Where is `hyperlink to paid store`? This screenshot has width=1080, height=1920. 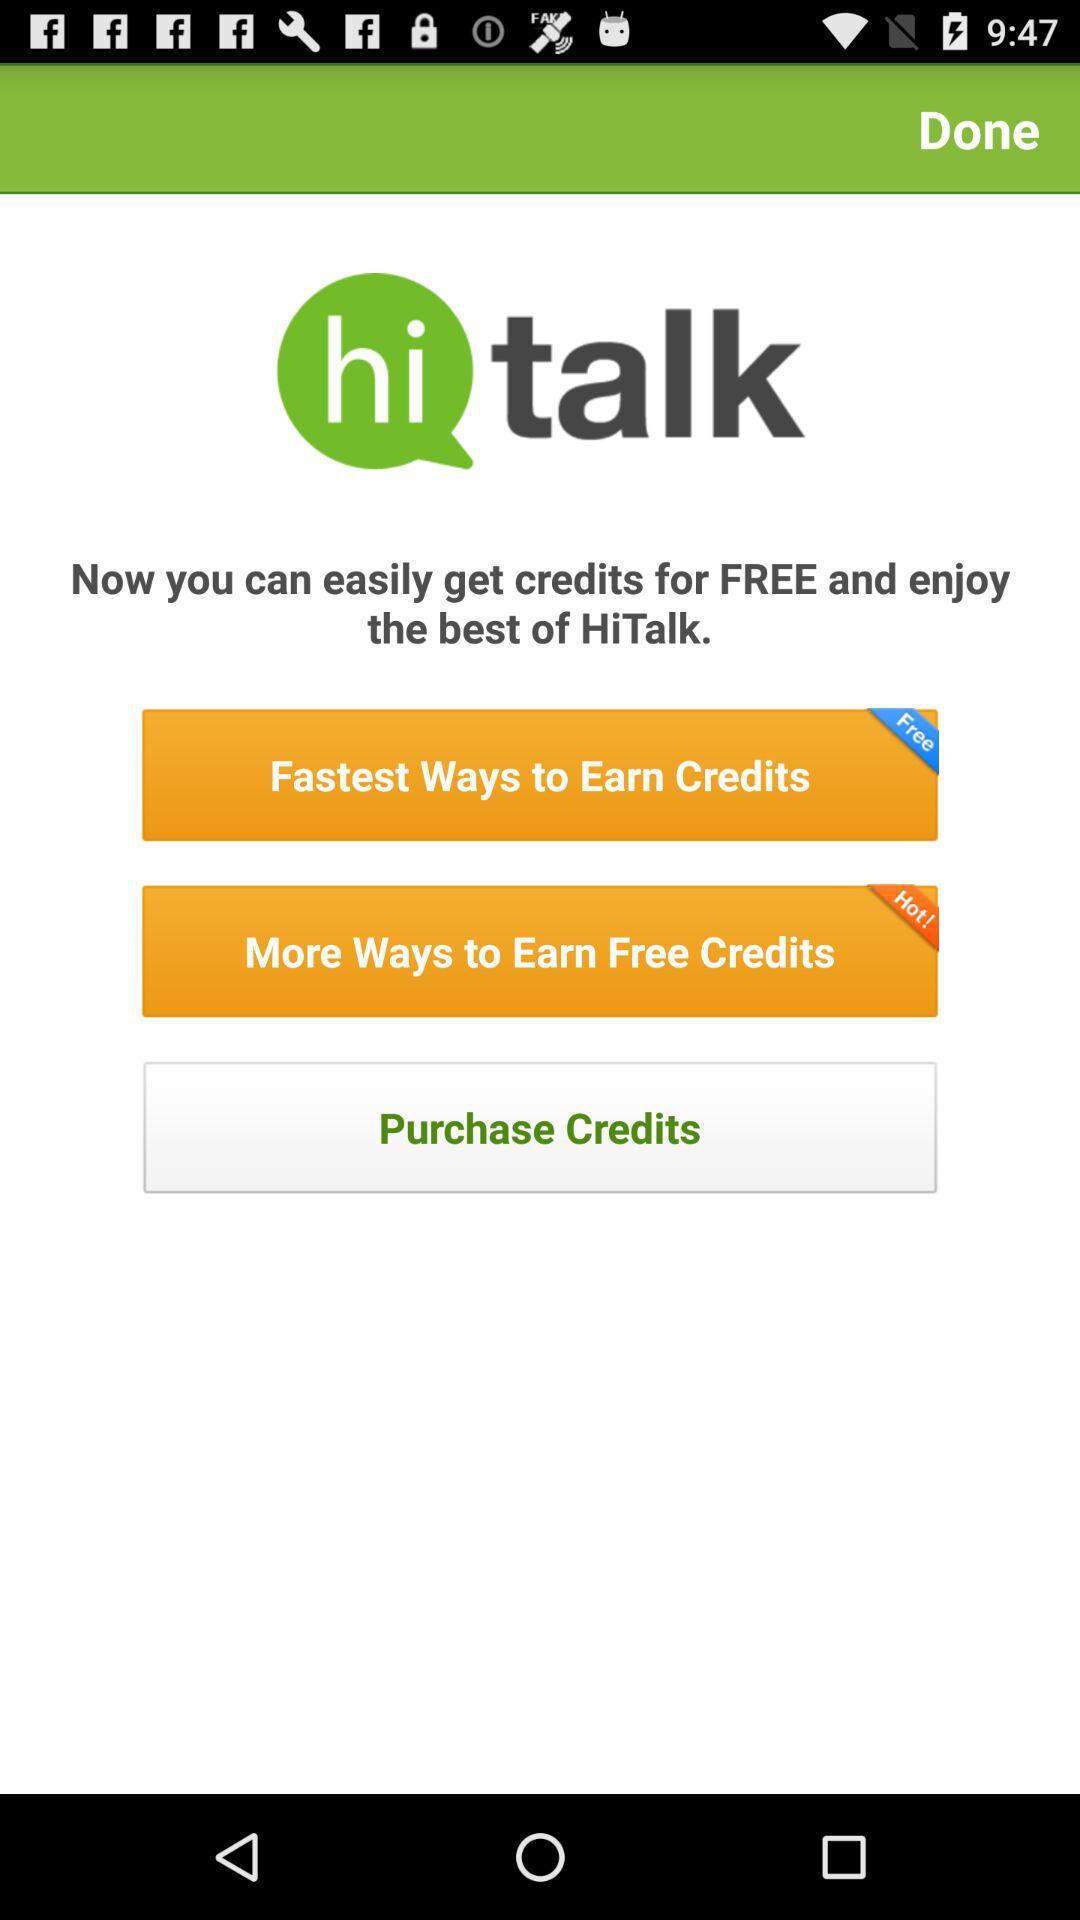 hyperlink to paid store is located at coordinates (540, 1127).